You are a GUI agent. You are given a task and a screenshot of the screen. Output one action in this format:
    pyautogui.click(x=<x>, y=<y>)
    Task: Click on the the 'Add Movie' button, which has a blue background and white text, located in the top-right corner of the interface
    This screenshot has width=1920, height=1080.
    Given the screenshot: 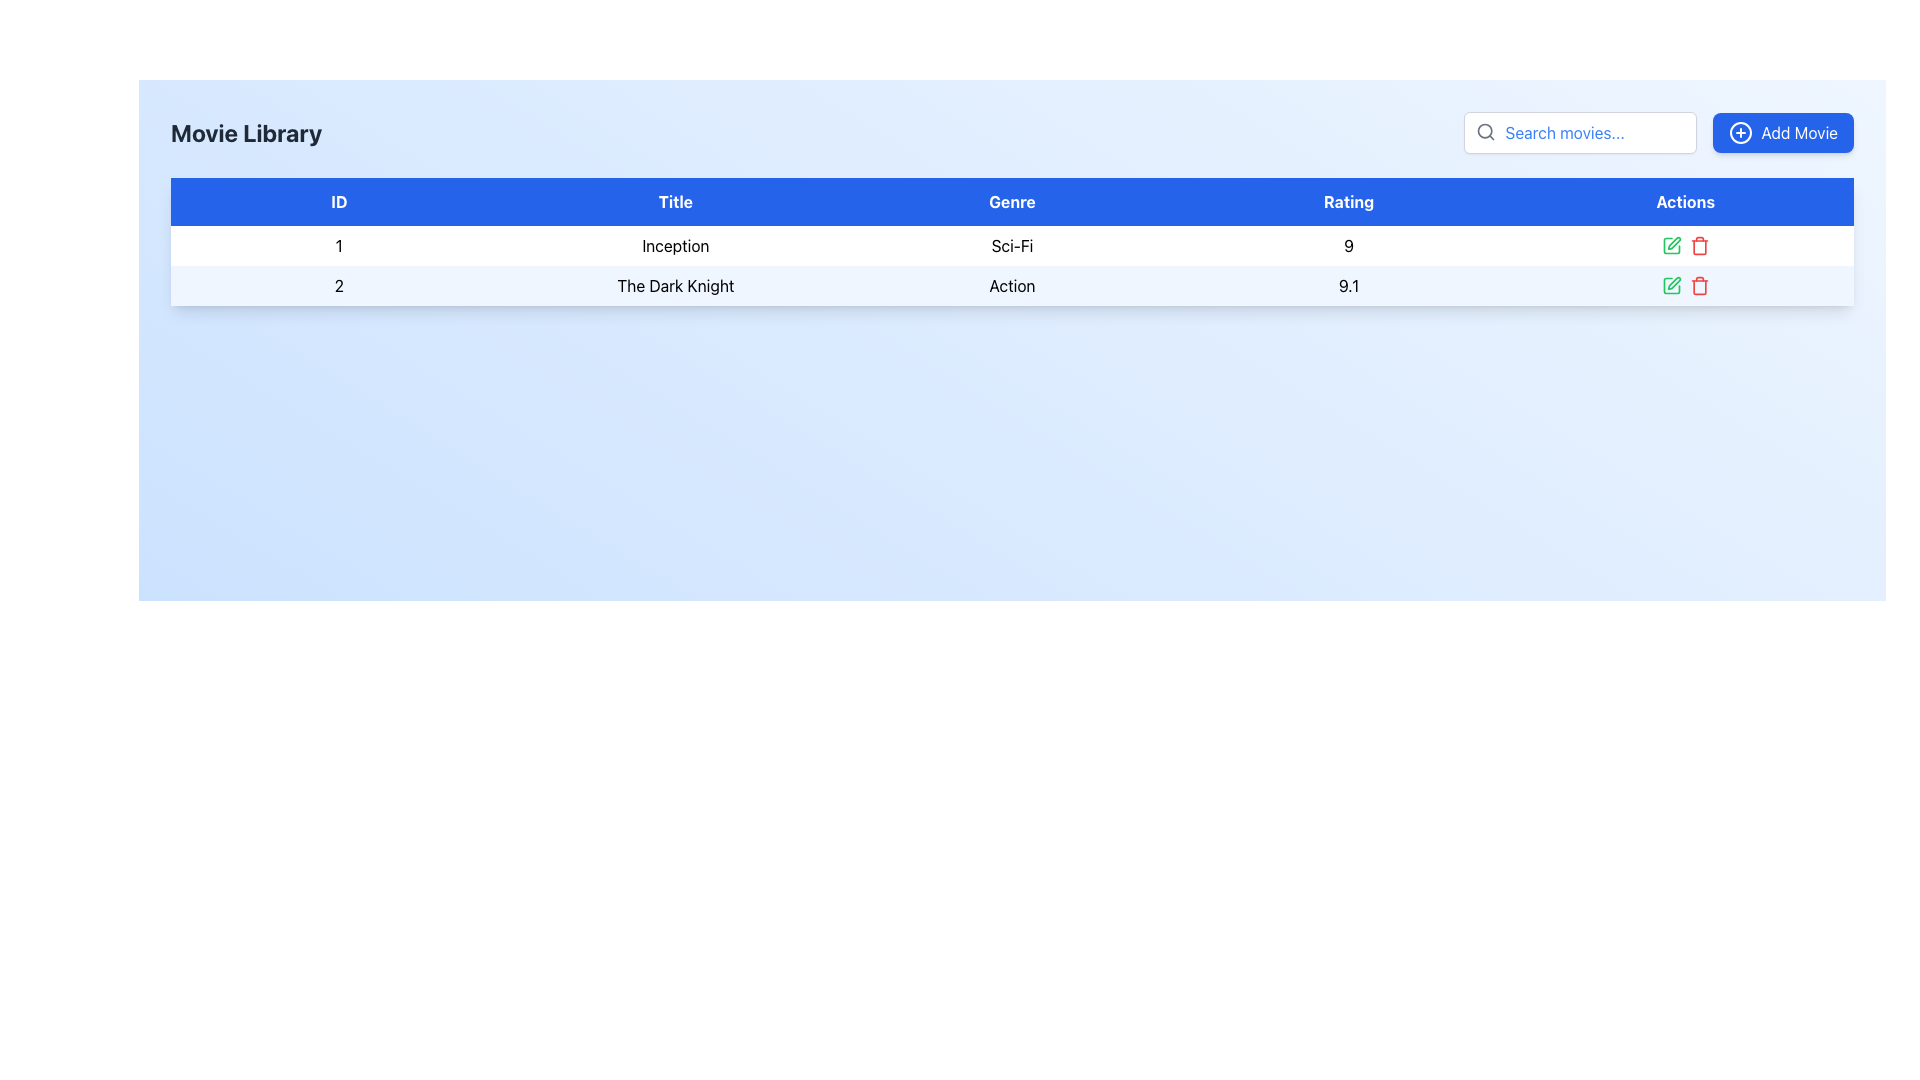 What is the action you would take?
    pyautogui.click(x=1783, y=132)
    